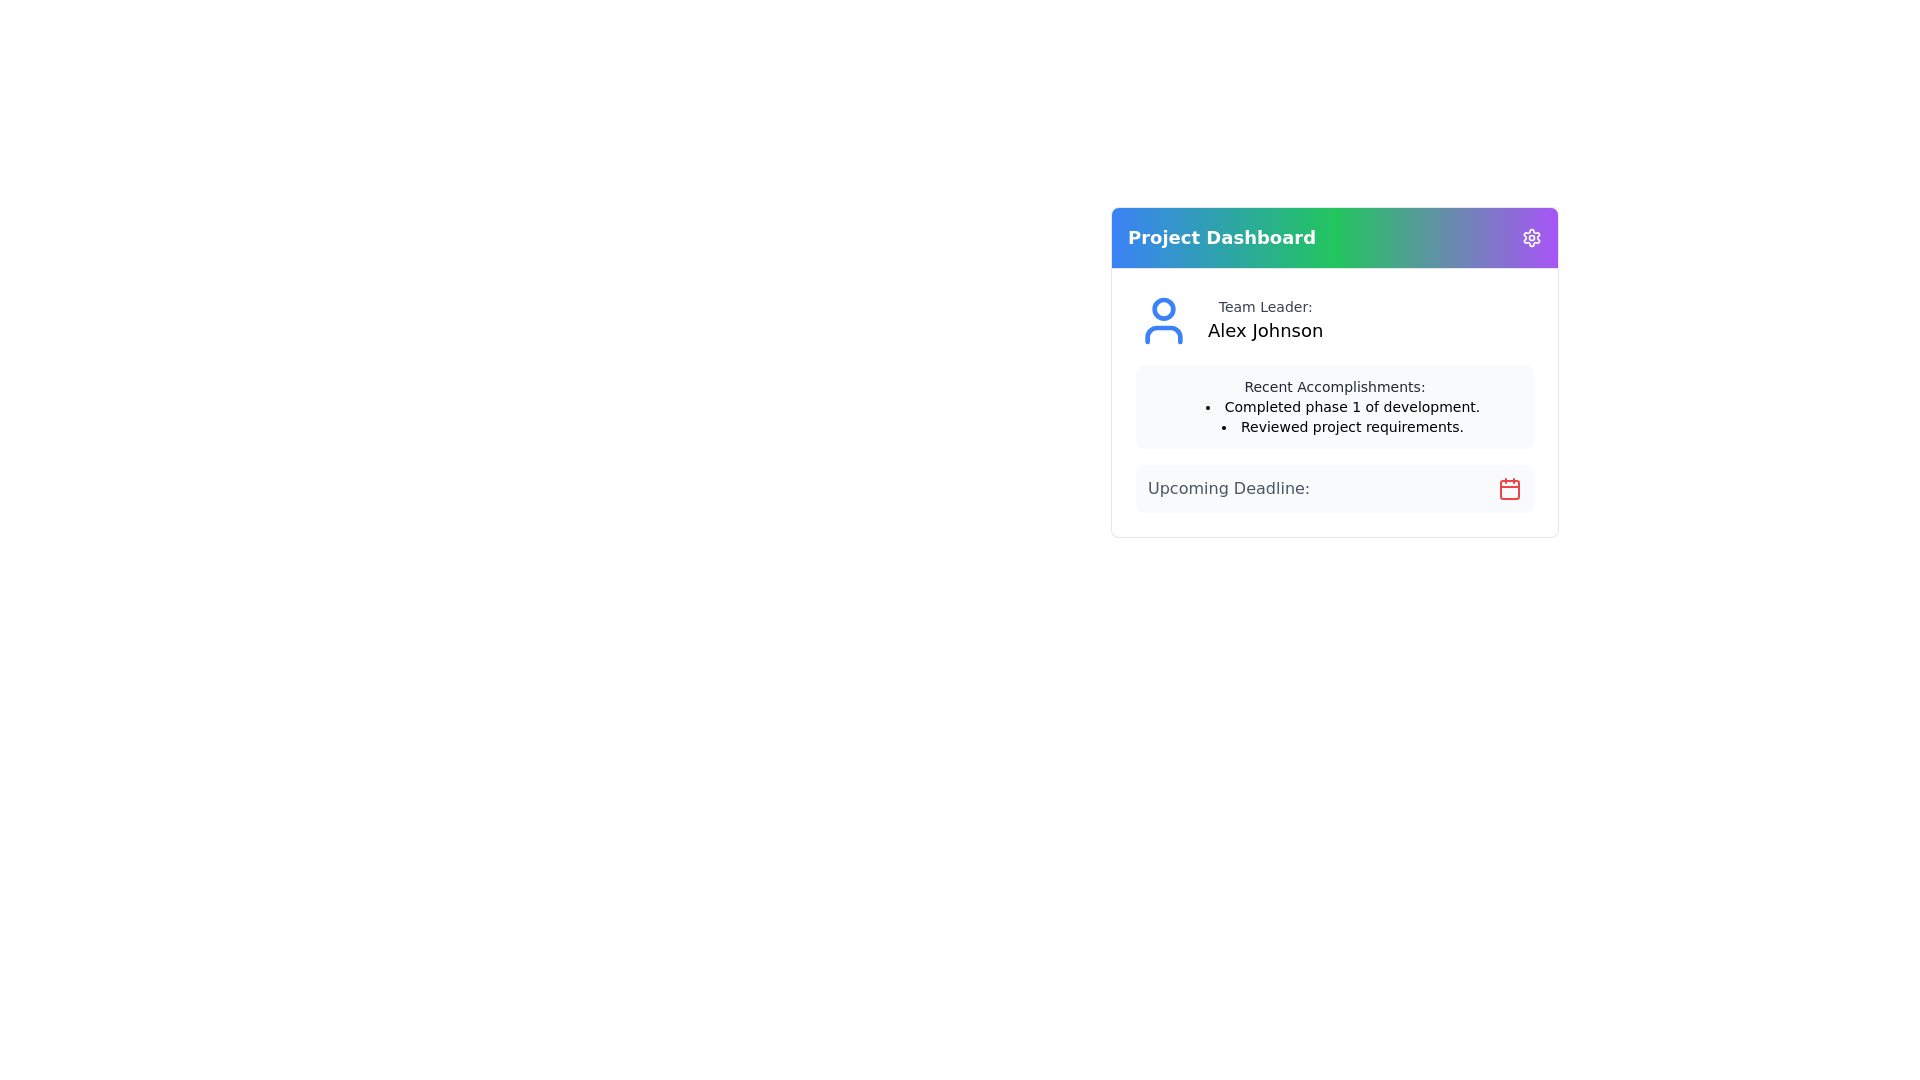 The height and width of the screenshot is (1080, 1920). Describe the element at coordinates (1163, 308) in the screenshot. I see `the circular SVG graphic element representing the head in the user icon located adjacent to the 'Team Leader' label and the name 'Alex Johnson' on the Project Dashboard panel` at that location.